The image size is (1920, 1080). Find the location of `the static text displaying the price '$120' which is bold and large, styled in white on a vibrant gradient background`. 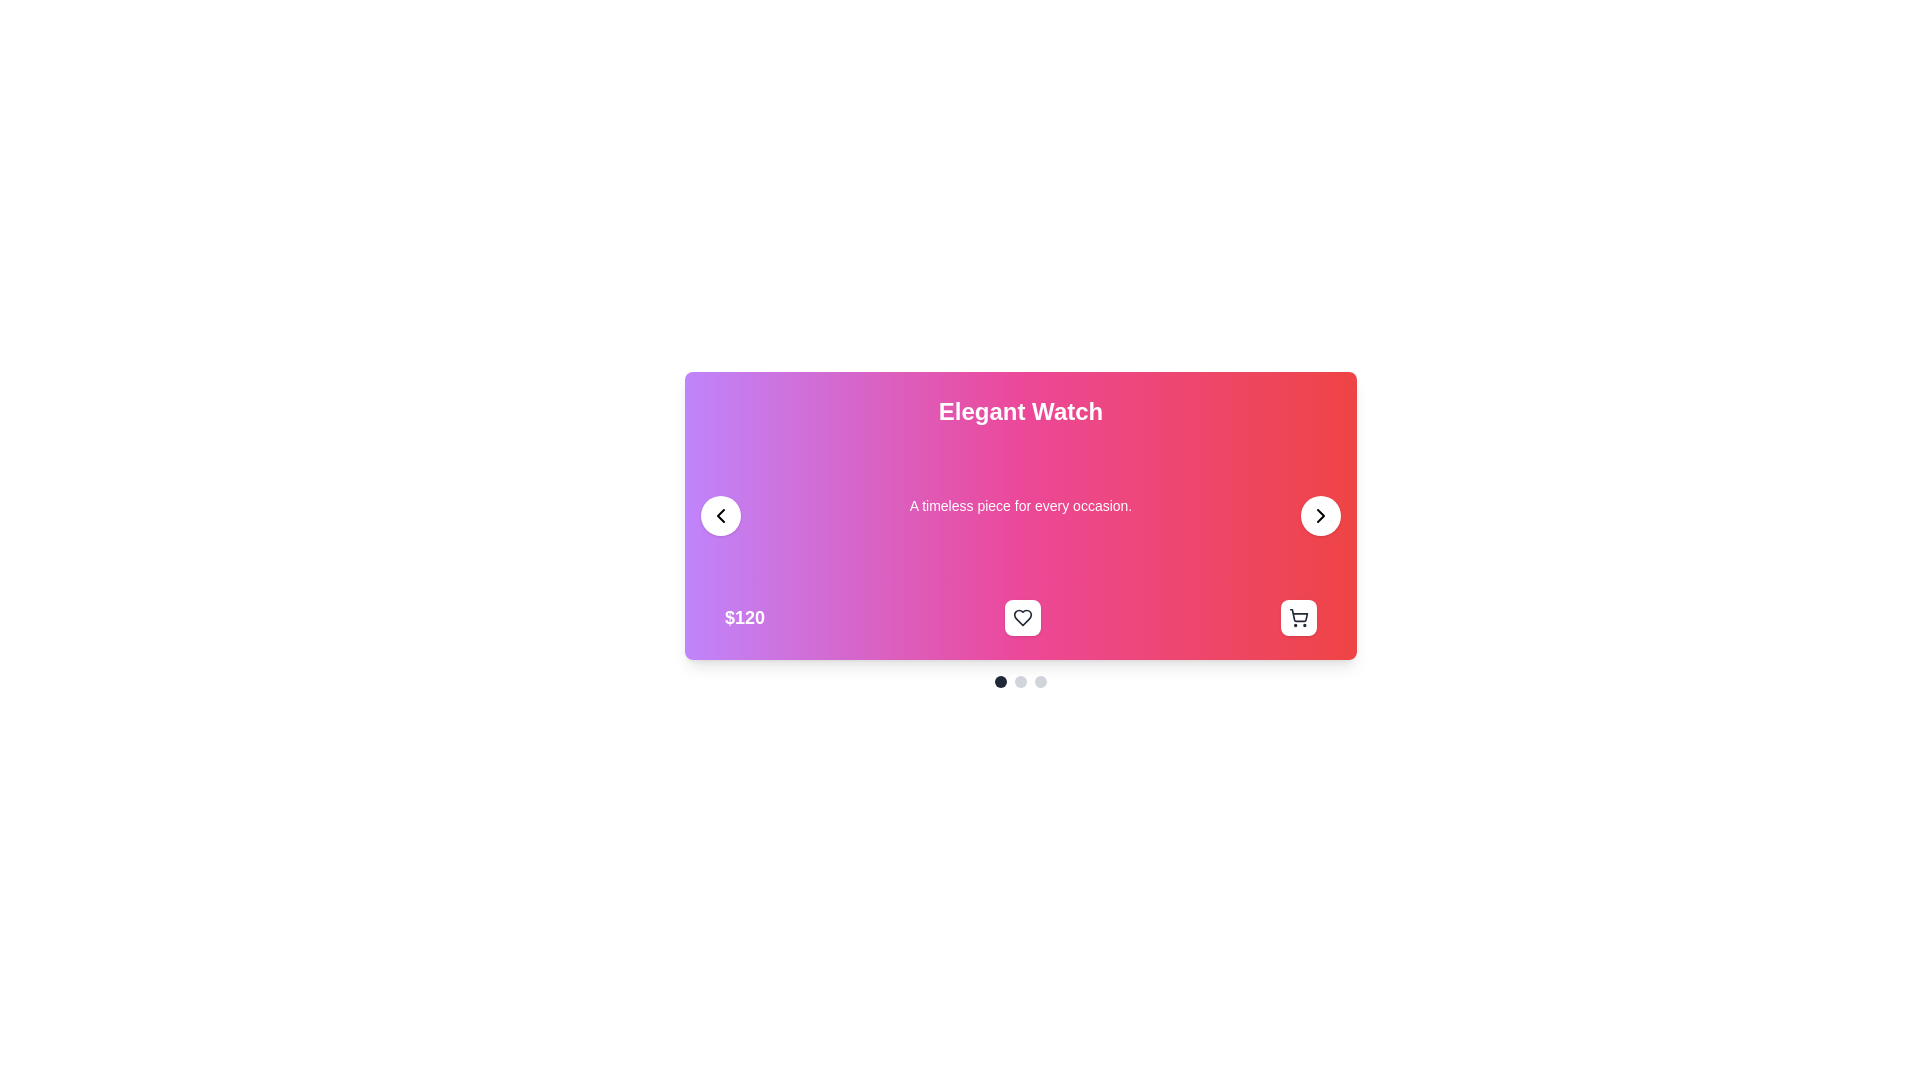

the static text displaying the price '$120' which is bold and large, styled in white on a vibrant gradient background is located at coordinates (743, 616).